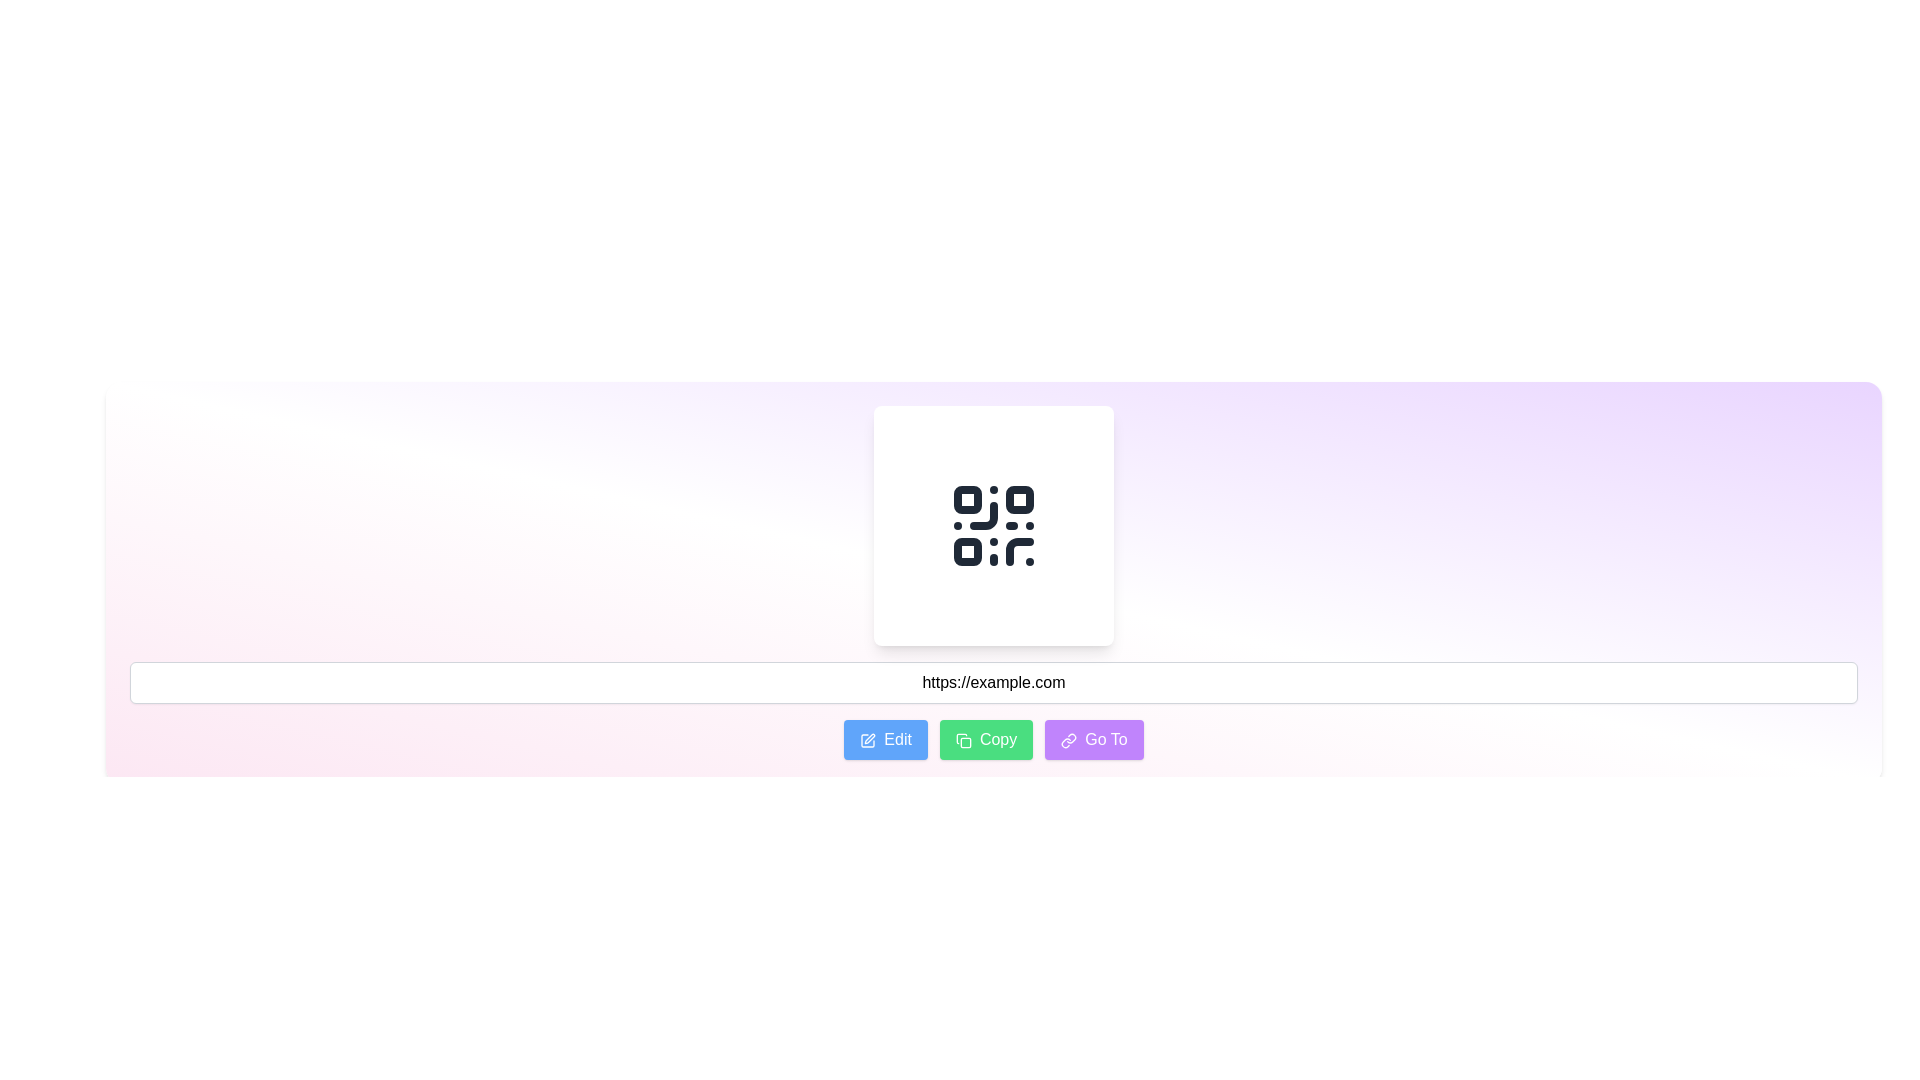  I want to click on the second button located between the 'Edit' (blue background) and 'Go To' (purple background) buttons to copy the contents of the associated text field to the clipboard, so click(986, 740).